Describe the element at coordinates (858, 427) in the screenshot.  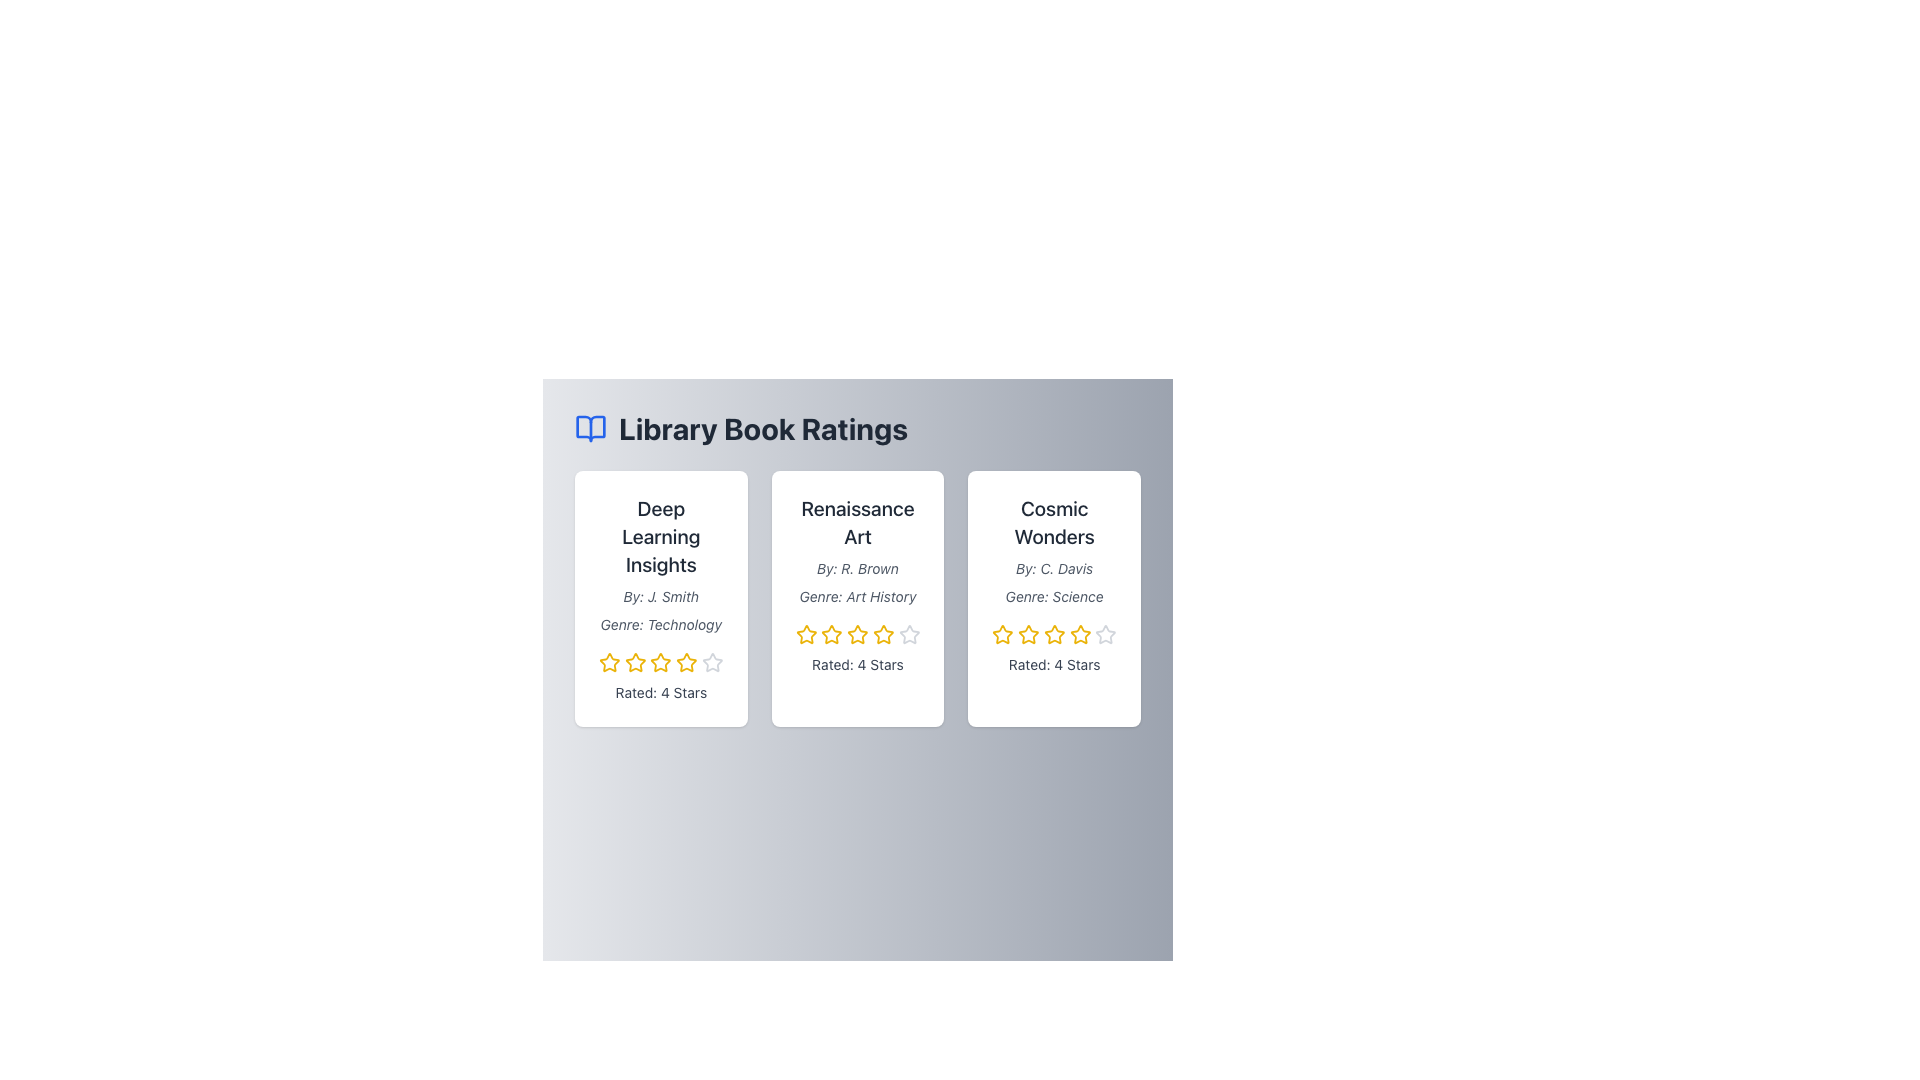
I see `the Header with icon and text that includes an open book icon and the title 'Library Book Ratings'` at that location.